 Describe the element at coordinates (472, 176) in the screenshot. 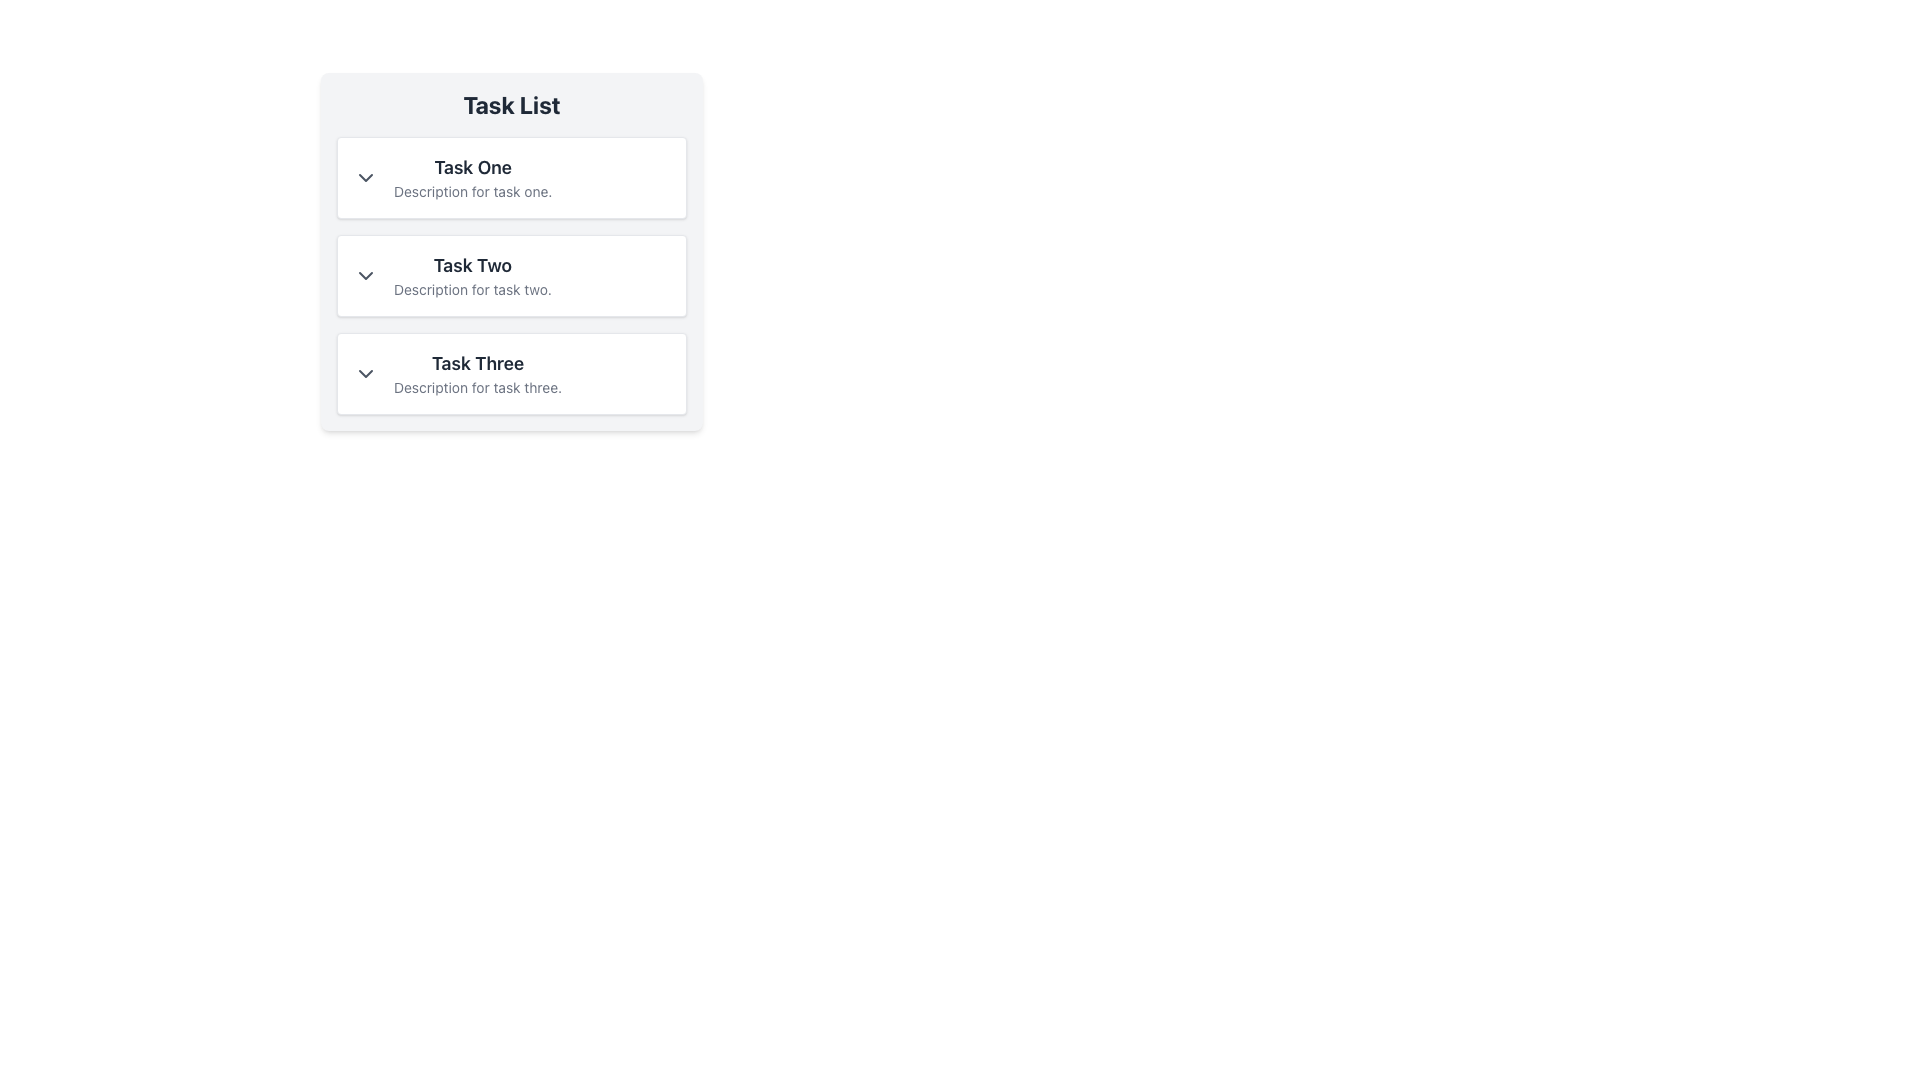

I see `the first task item in the vertical list of tasks, located directly under the 'Task List' heading, which displays the task's title and description` at that location.